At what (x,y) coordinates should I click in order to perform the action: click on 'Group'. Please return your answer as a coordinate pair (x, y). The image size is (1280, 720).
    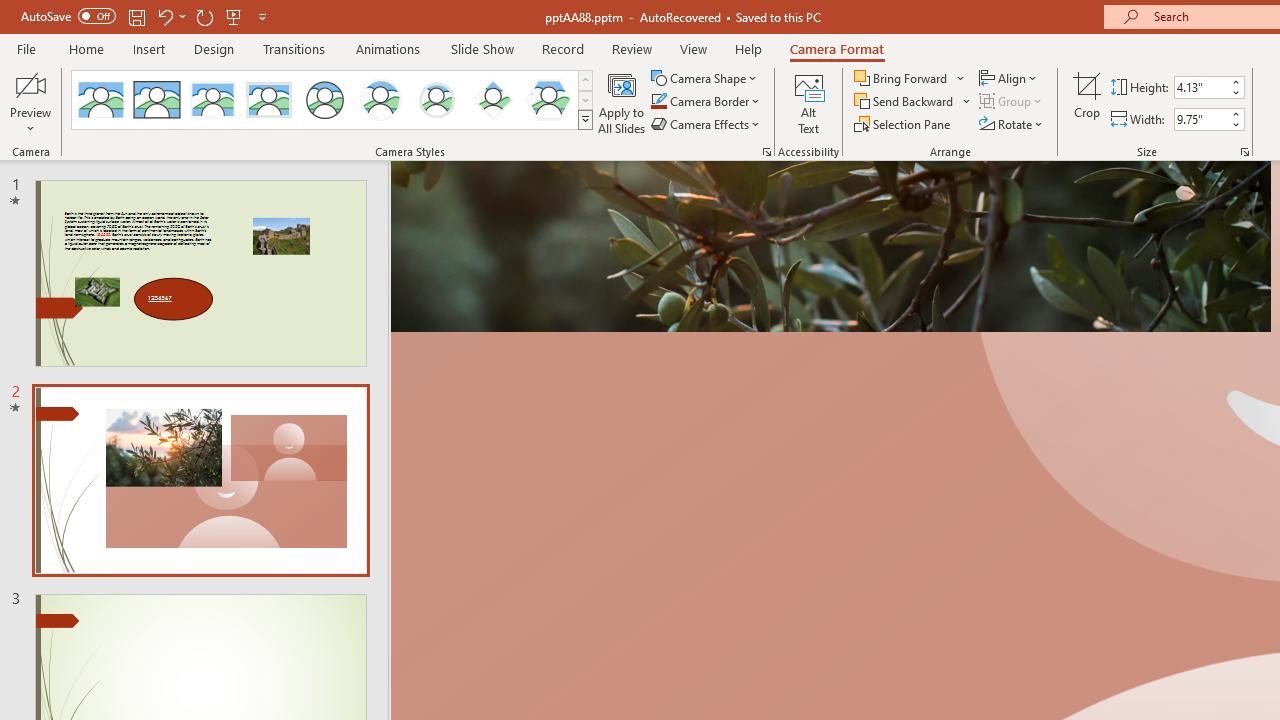
    Looking at the image, I should click on (1012, 101).